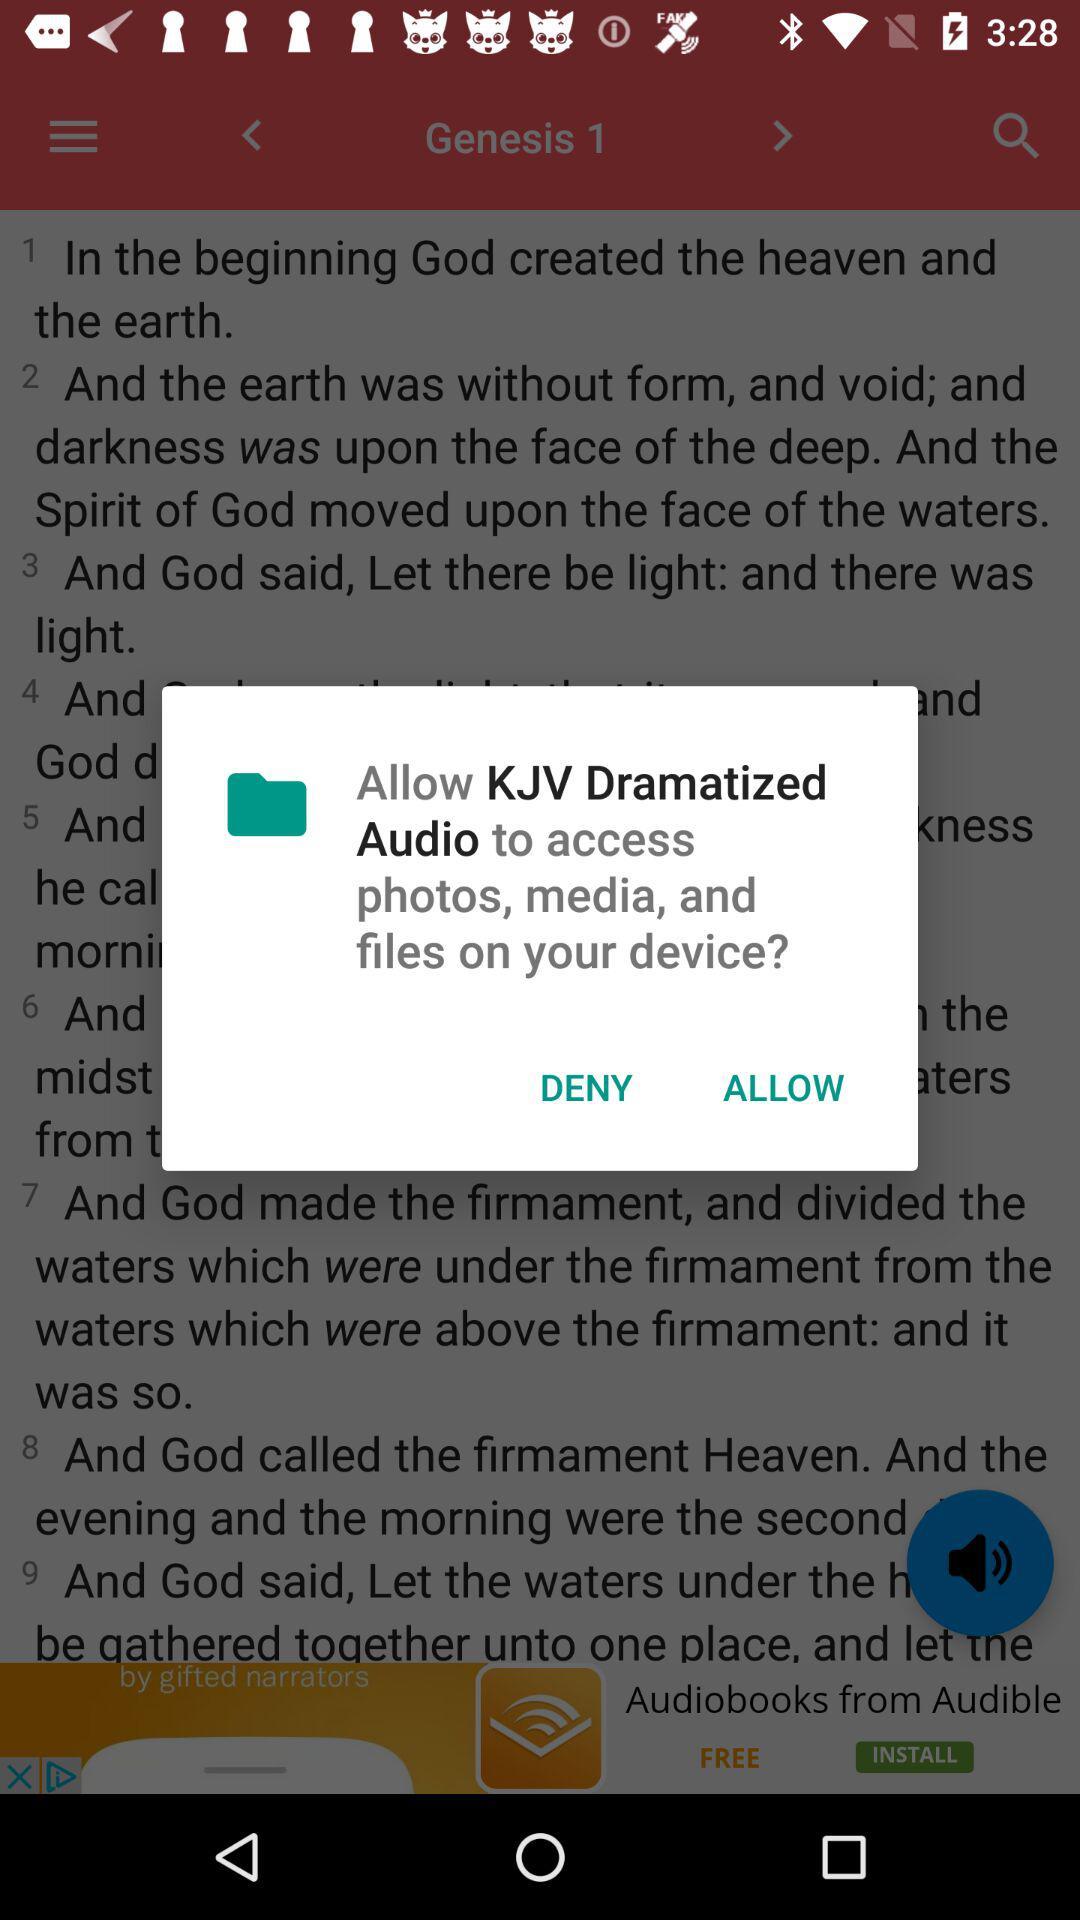 The width and height of the screenshot is (1080, 1920). Describe the element at coordinates (979, 1562) in the screenshot. I see `the volume icon` at that location.